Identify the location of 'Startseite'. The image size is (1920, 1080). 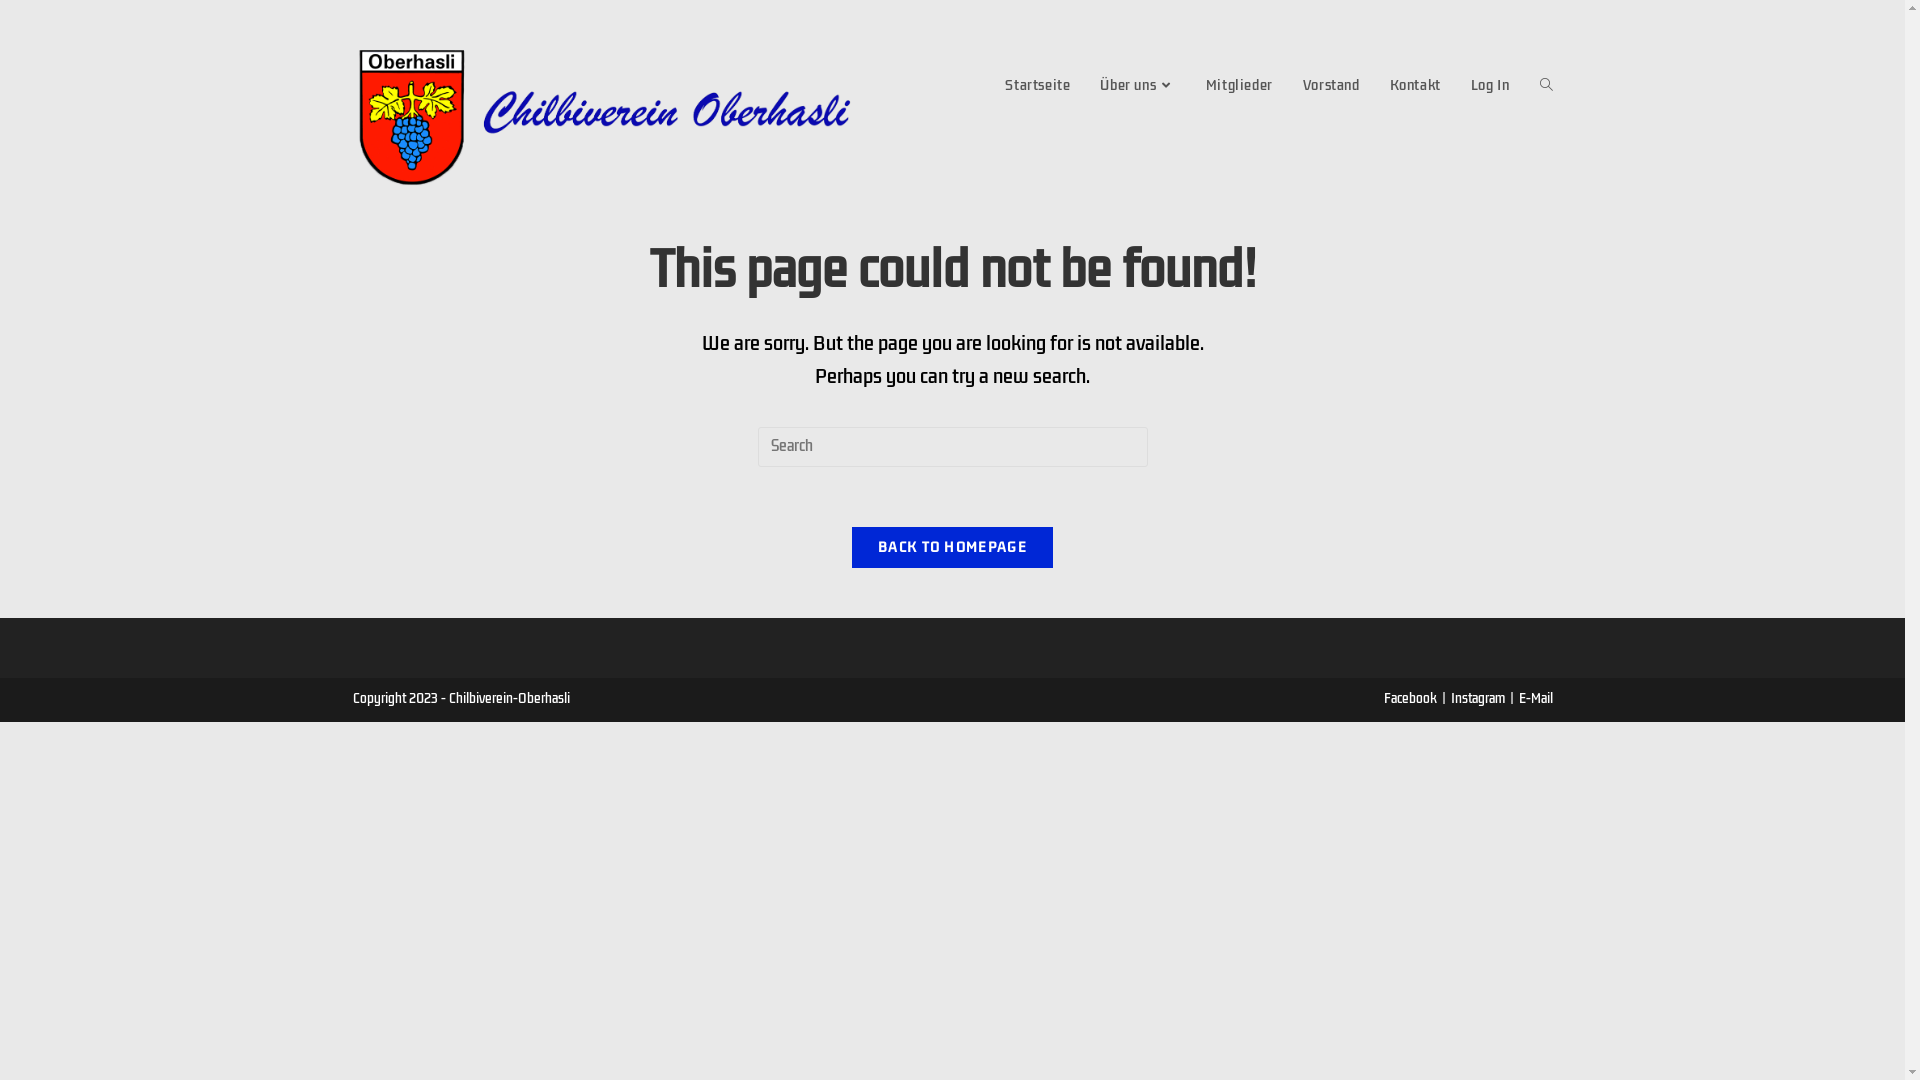
(1037, 83).